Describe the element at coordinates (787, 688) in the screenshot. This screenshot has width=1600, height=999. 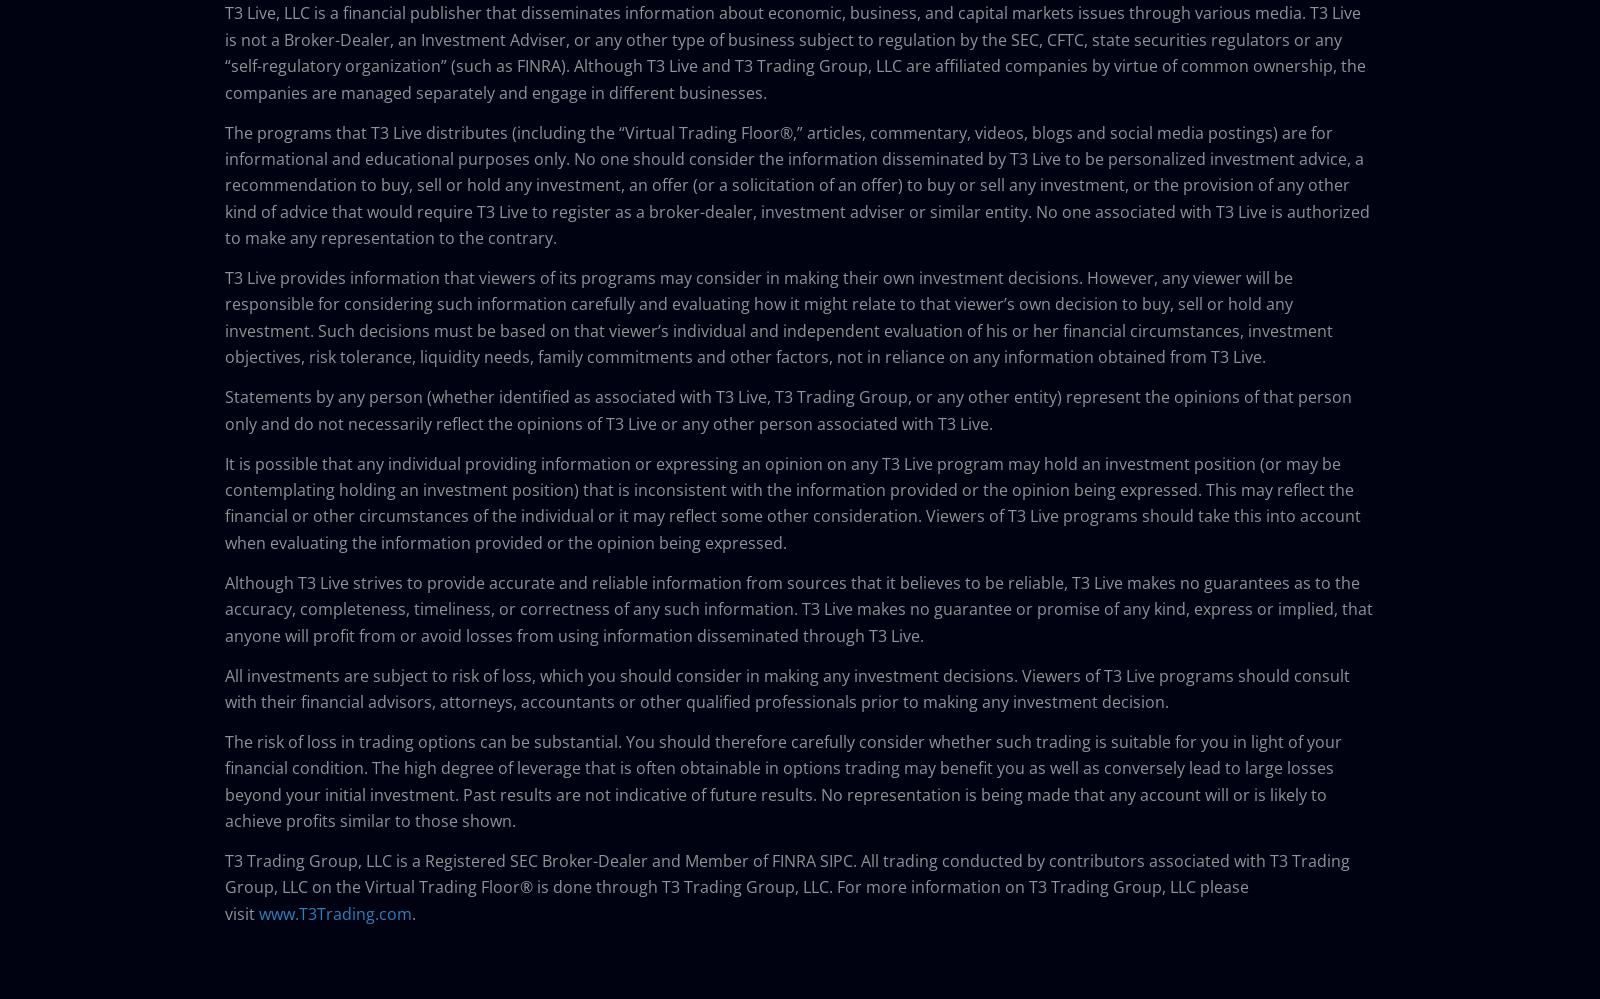
I see `'All investments are subject to risk of loss, which you should consider in making any investment decisions. Viewers of T3 Live programs should consult with their financial advisors, attorneys, accountants or other qualified professionals prior to making any investment decision.'` at that location.